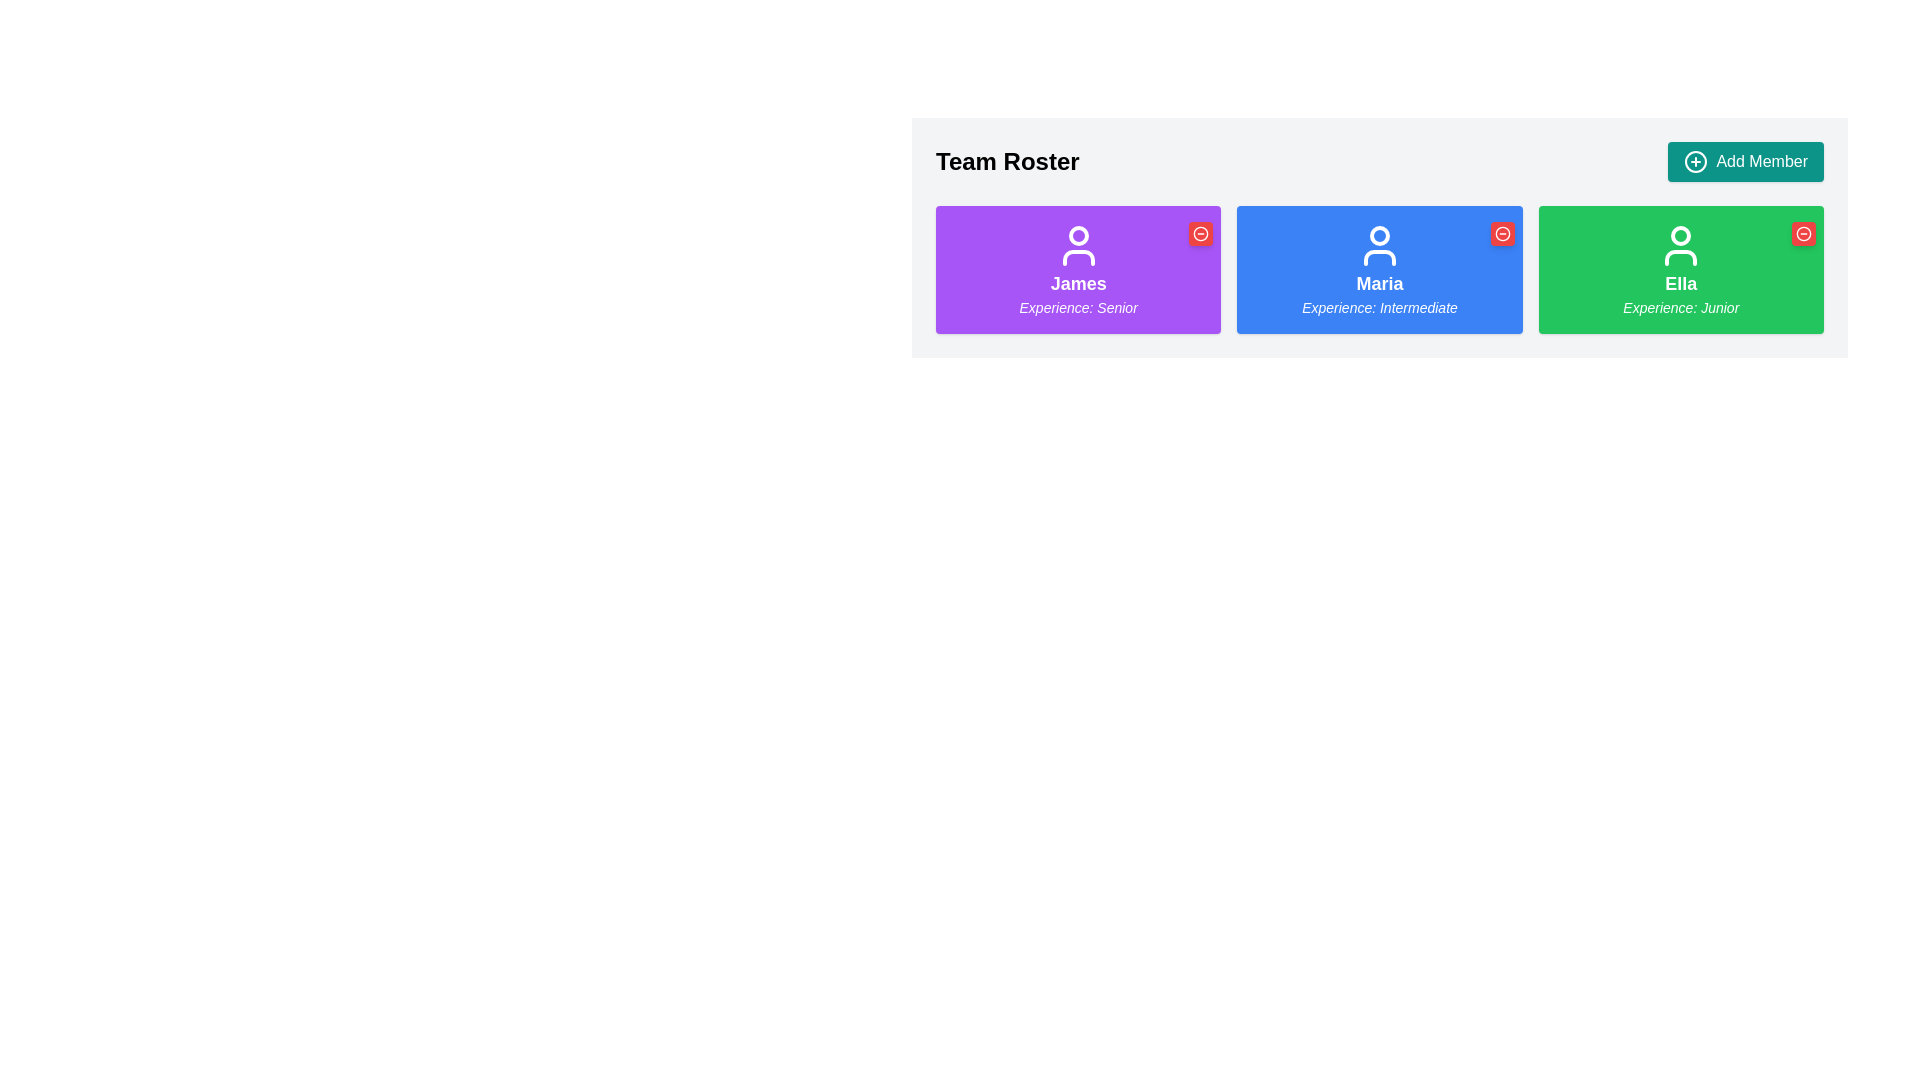  What do you see at coordinates (1695, 161) in the screenshot?
I see `the decorative circular component within the SVG that functions as part of an interactive button for adding new members to the roster` at bounding box center [1695, 161].